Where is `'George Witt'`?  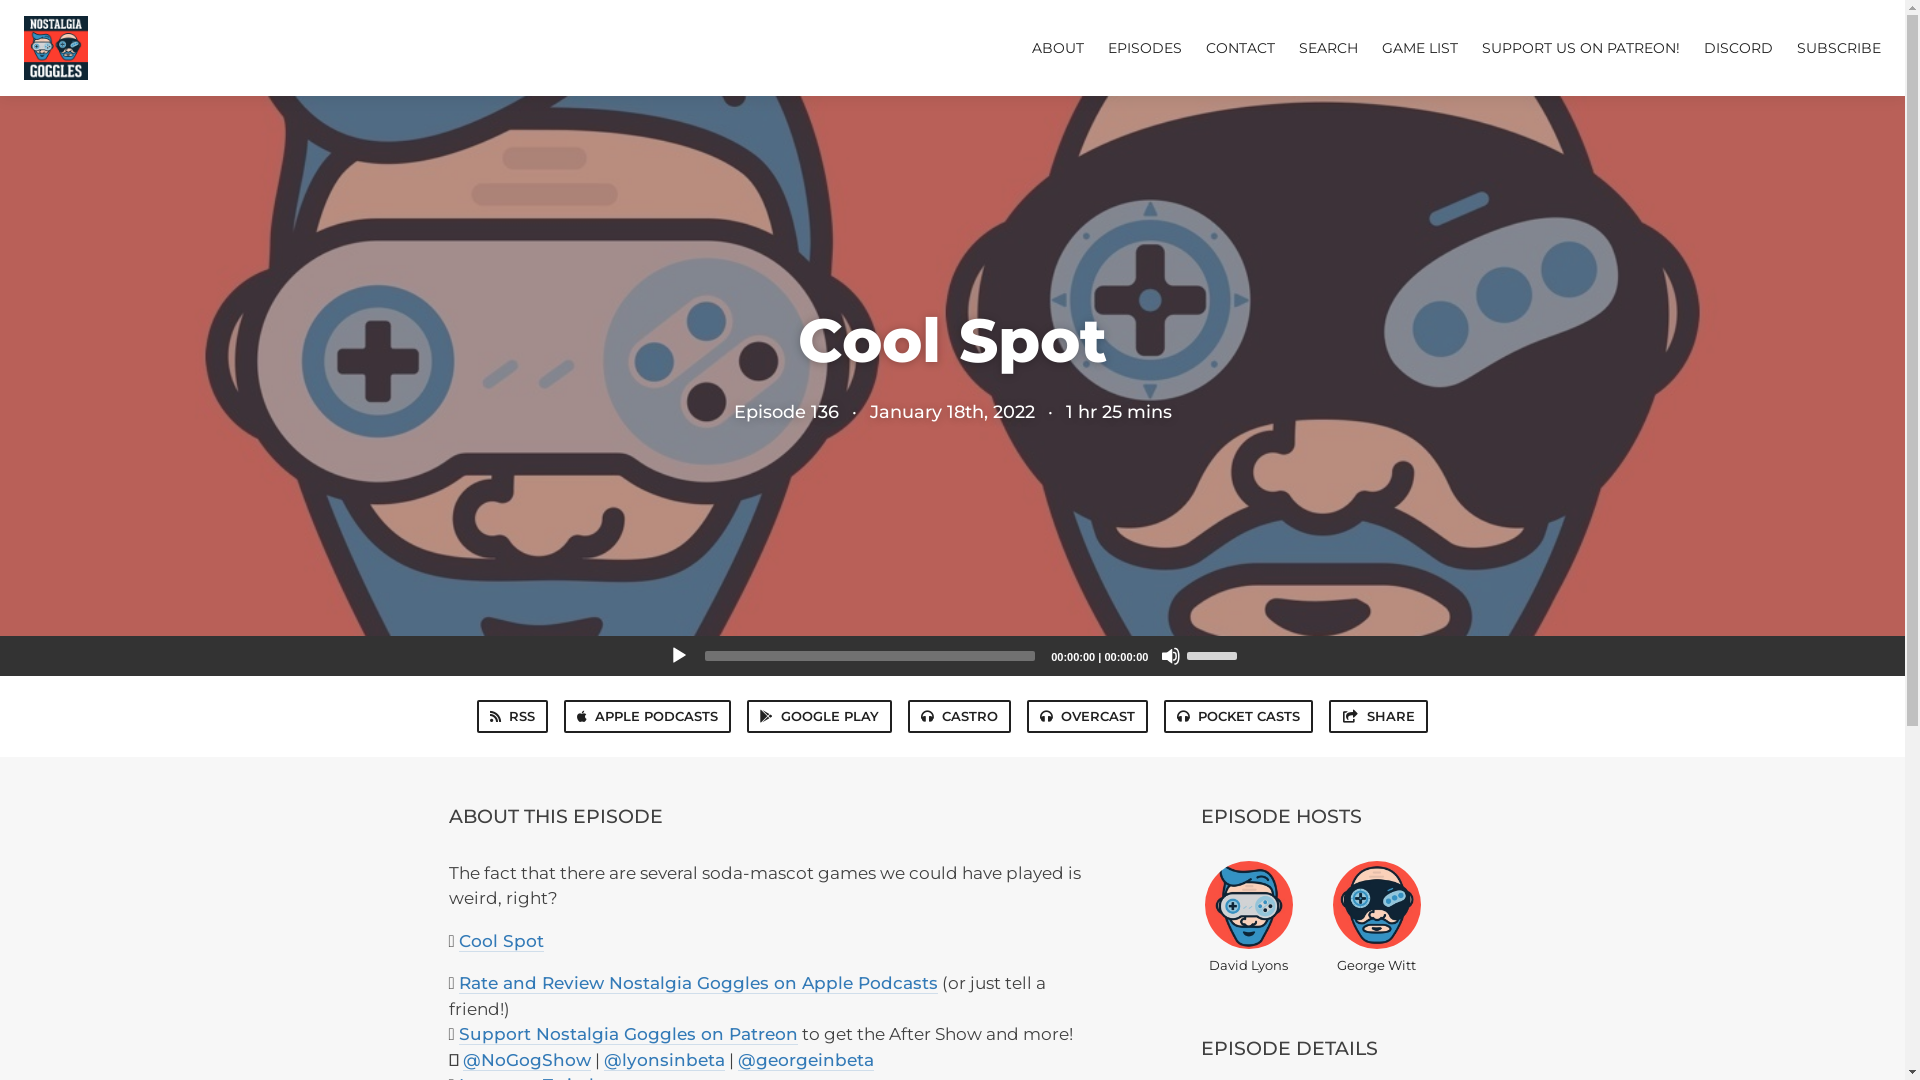 'George Witt' is located at coordinates (1375, 915).